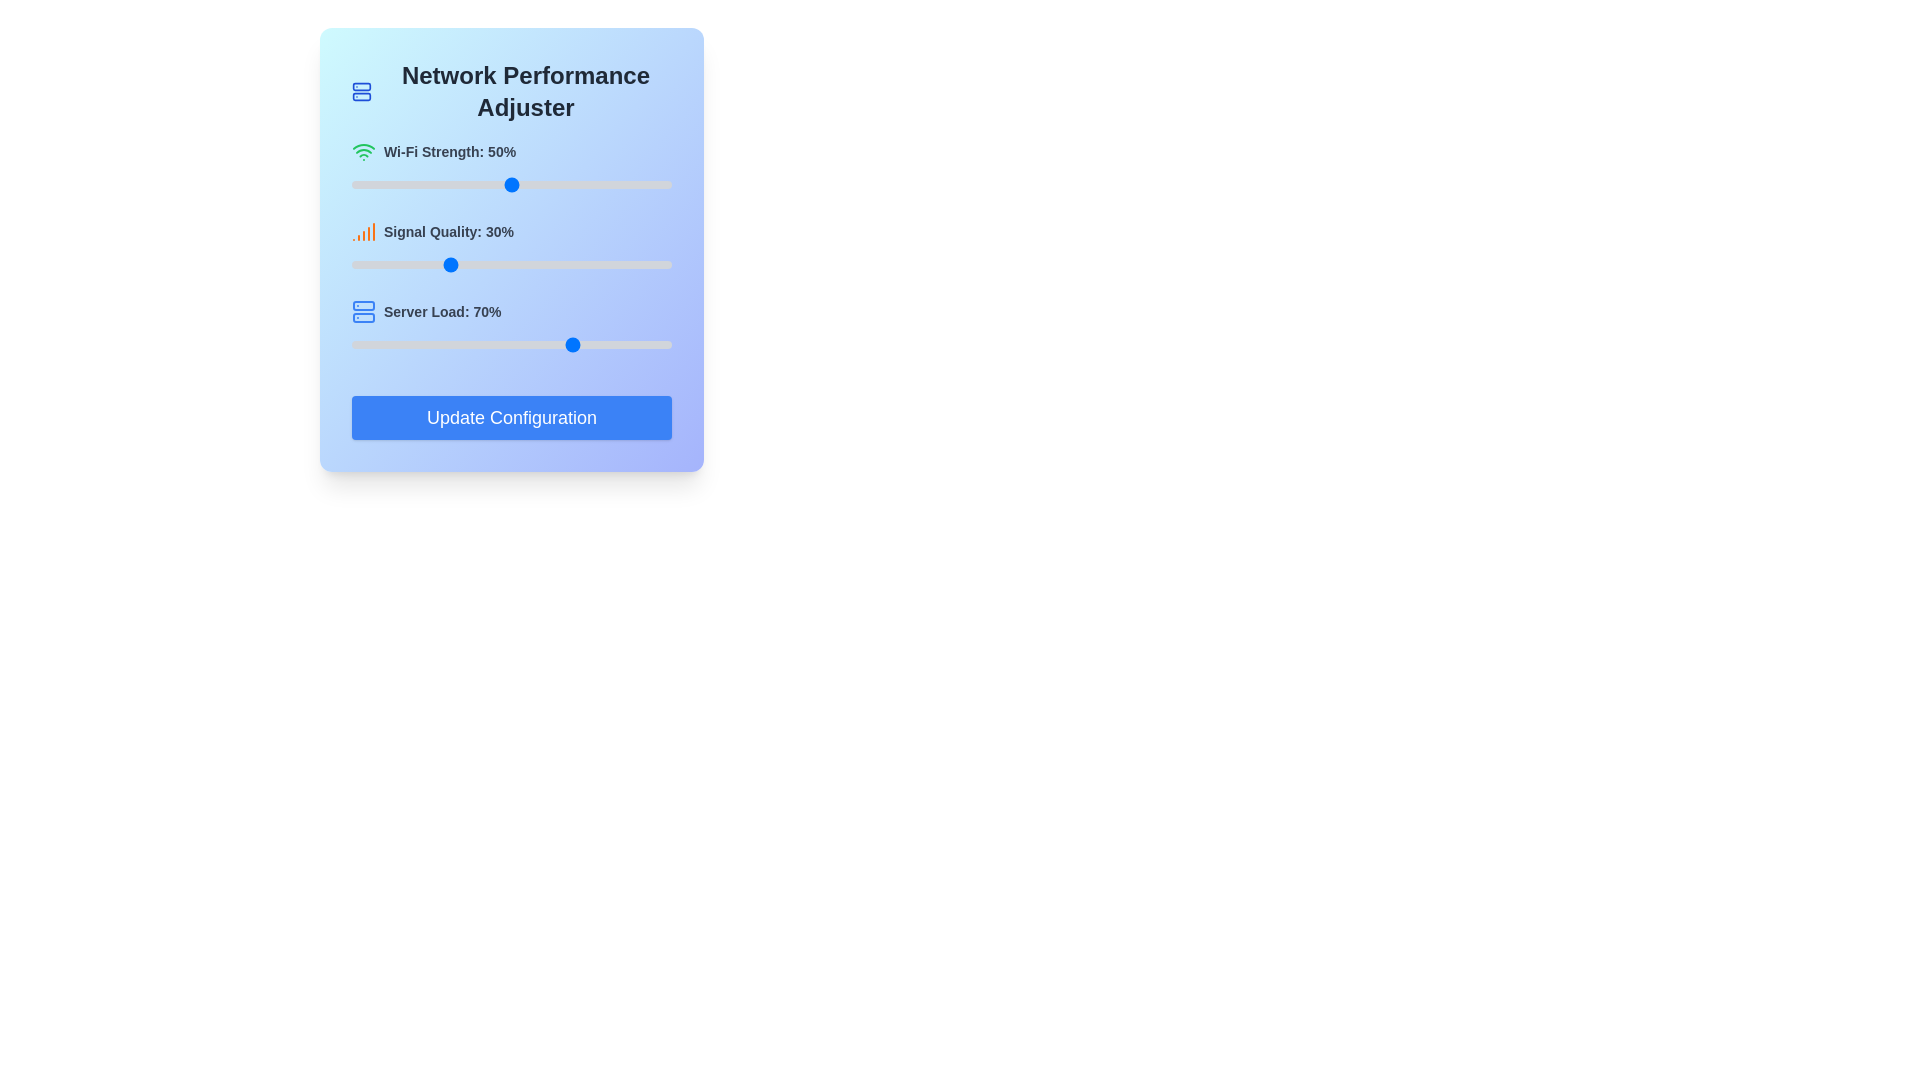  I want to click on signal quality, so click(607, 264).